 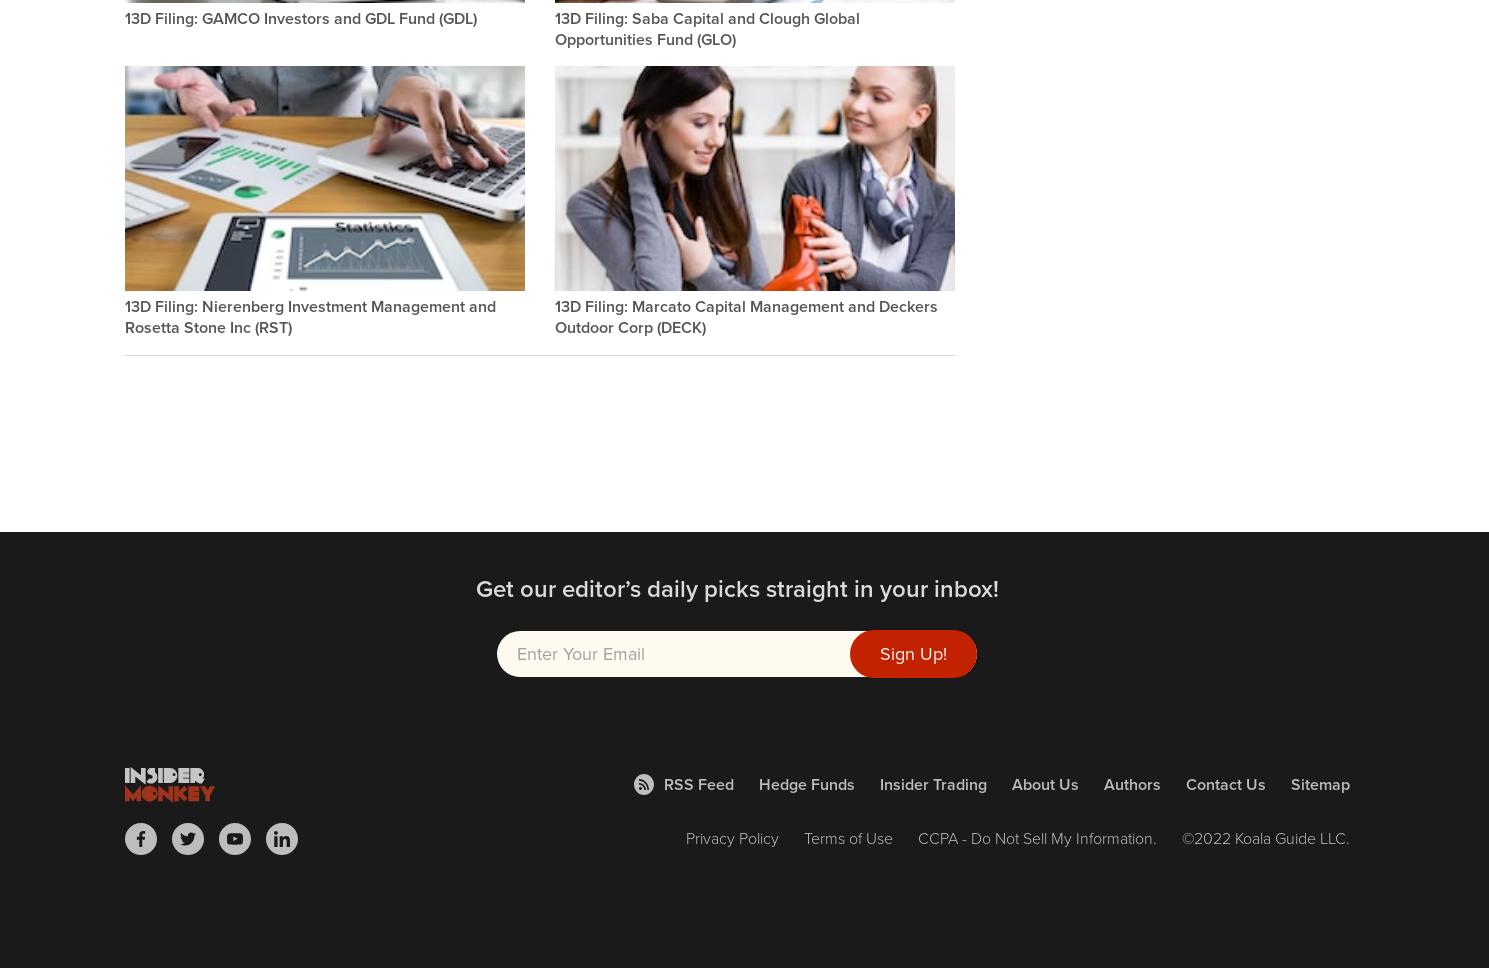 What do you see at coordinates (697, 782) in the screenshot?
I see `'RSS Feed'` at bounding box center [697, 782].